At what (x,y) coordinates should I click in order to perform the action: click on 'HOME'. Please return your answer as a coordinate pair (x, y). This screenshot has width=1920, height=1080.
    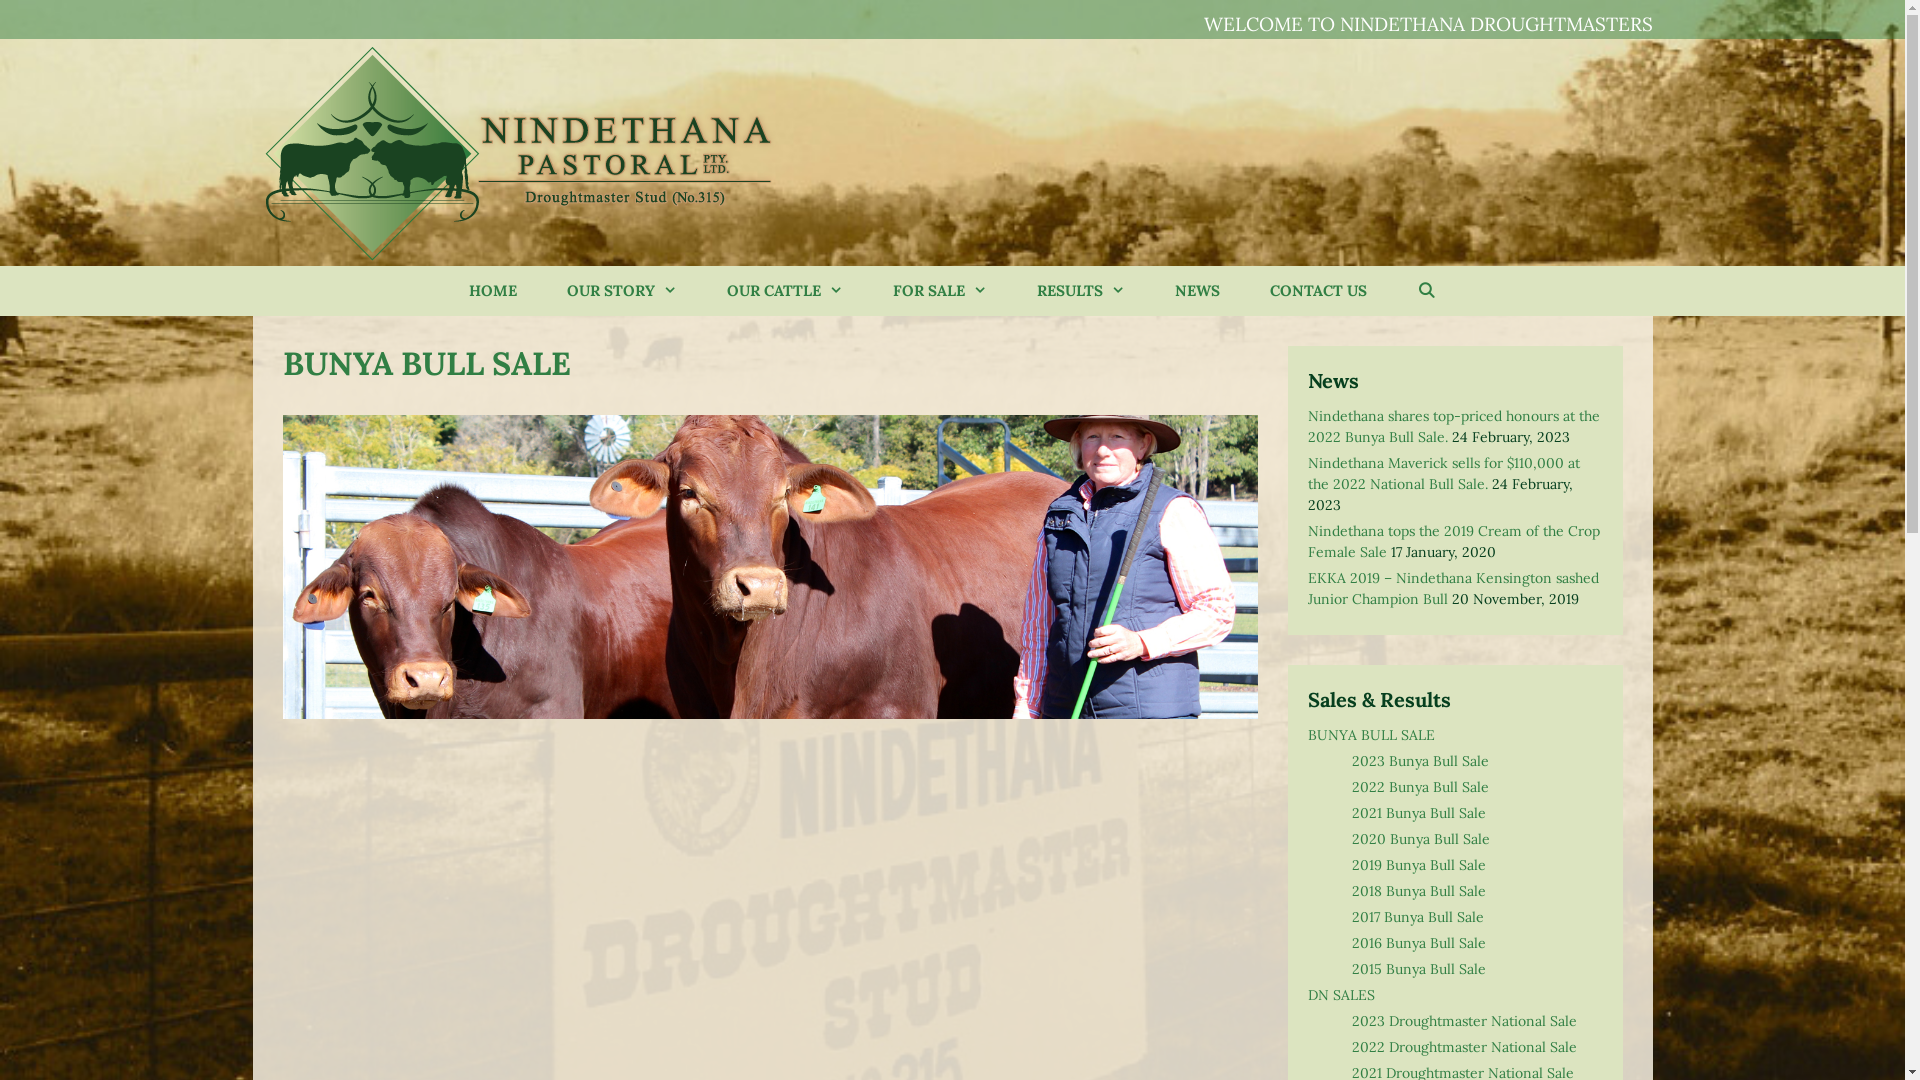
    Looking at the image, I should click on (493, 290).